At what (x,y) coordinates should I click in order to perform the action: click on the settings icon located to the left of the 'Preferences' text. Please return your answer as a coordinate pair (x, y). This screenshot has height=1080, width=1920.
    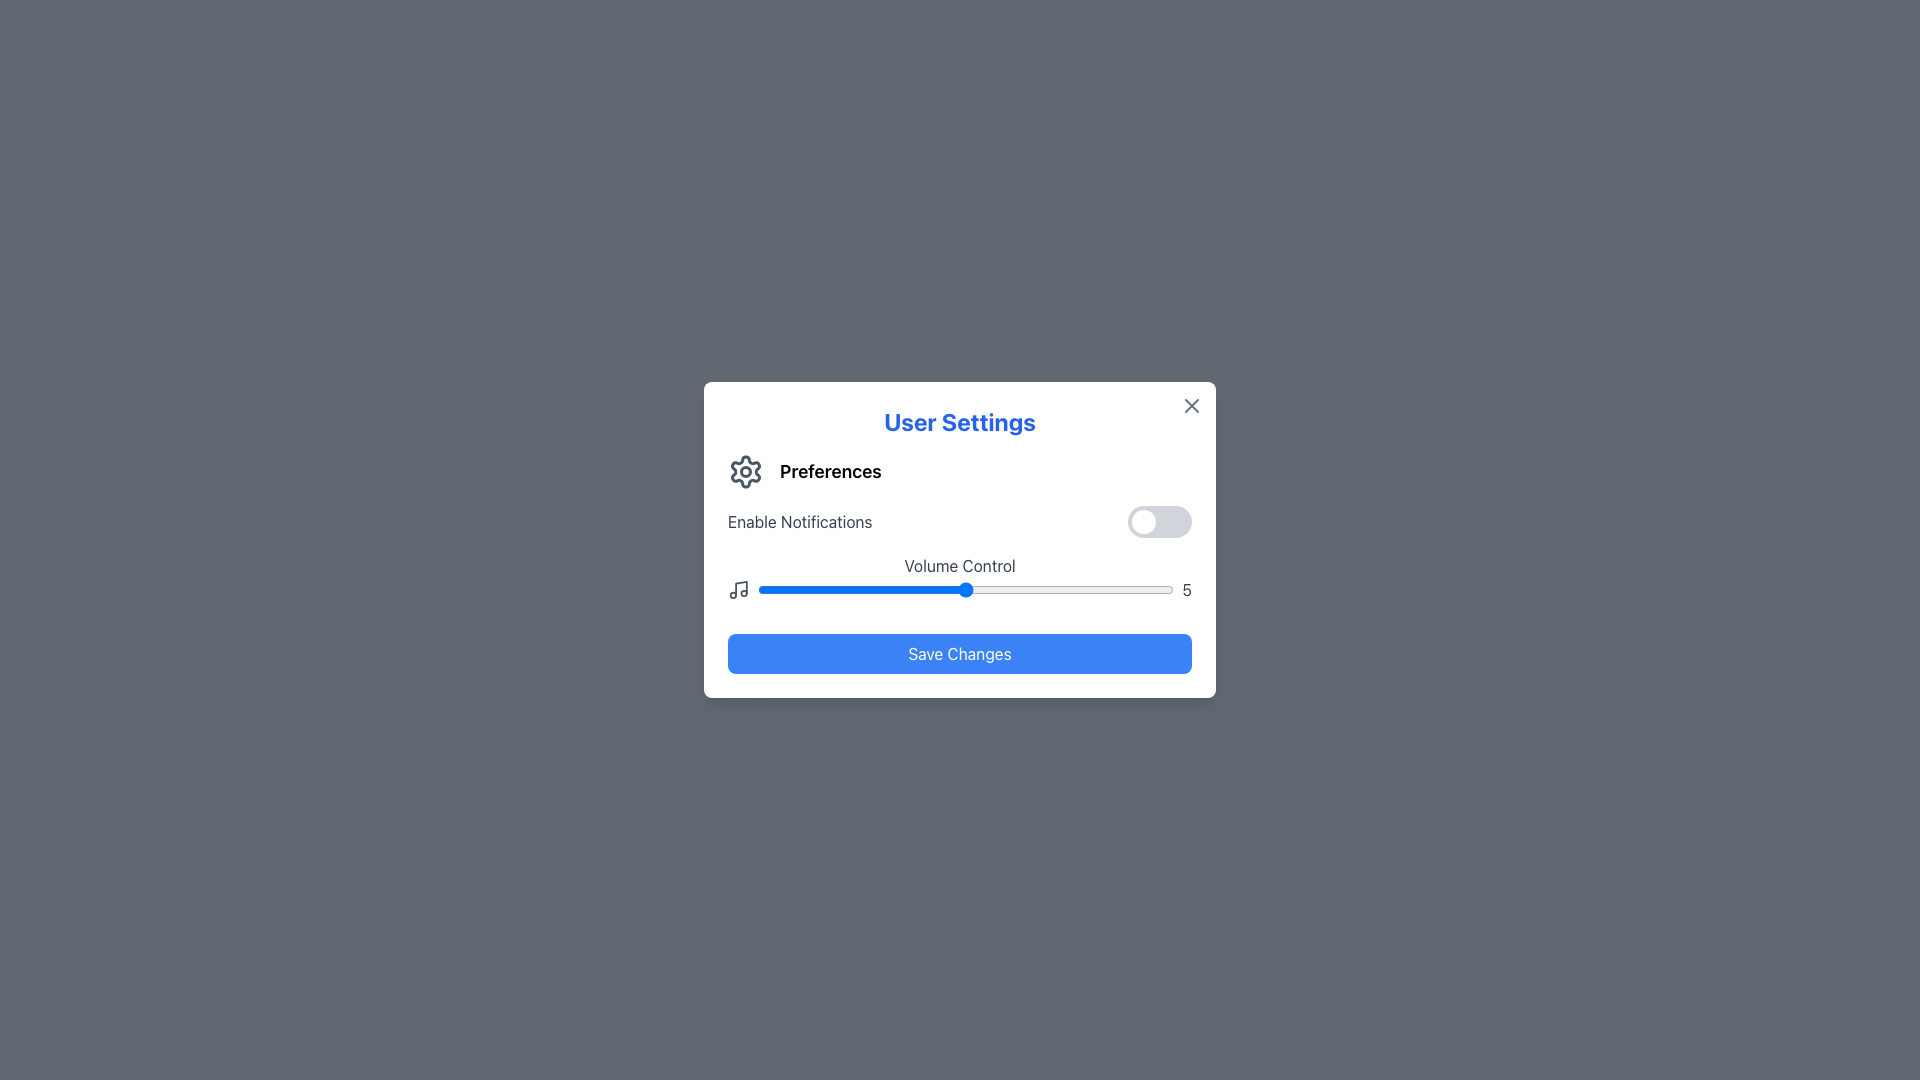
    Looking at the image, I should click on (744, 471).